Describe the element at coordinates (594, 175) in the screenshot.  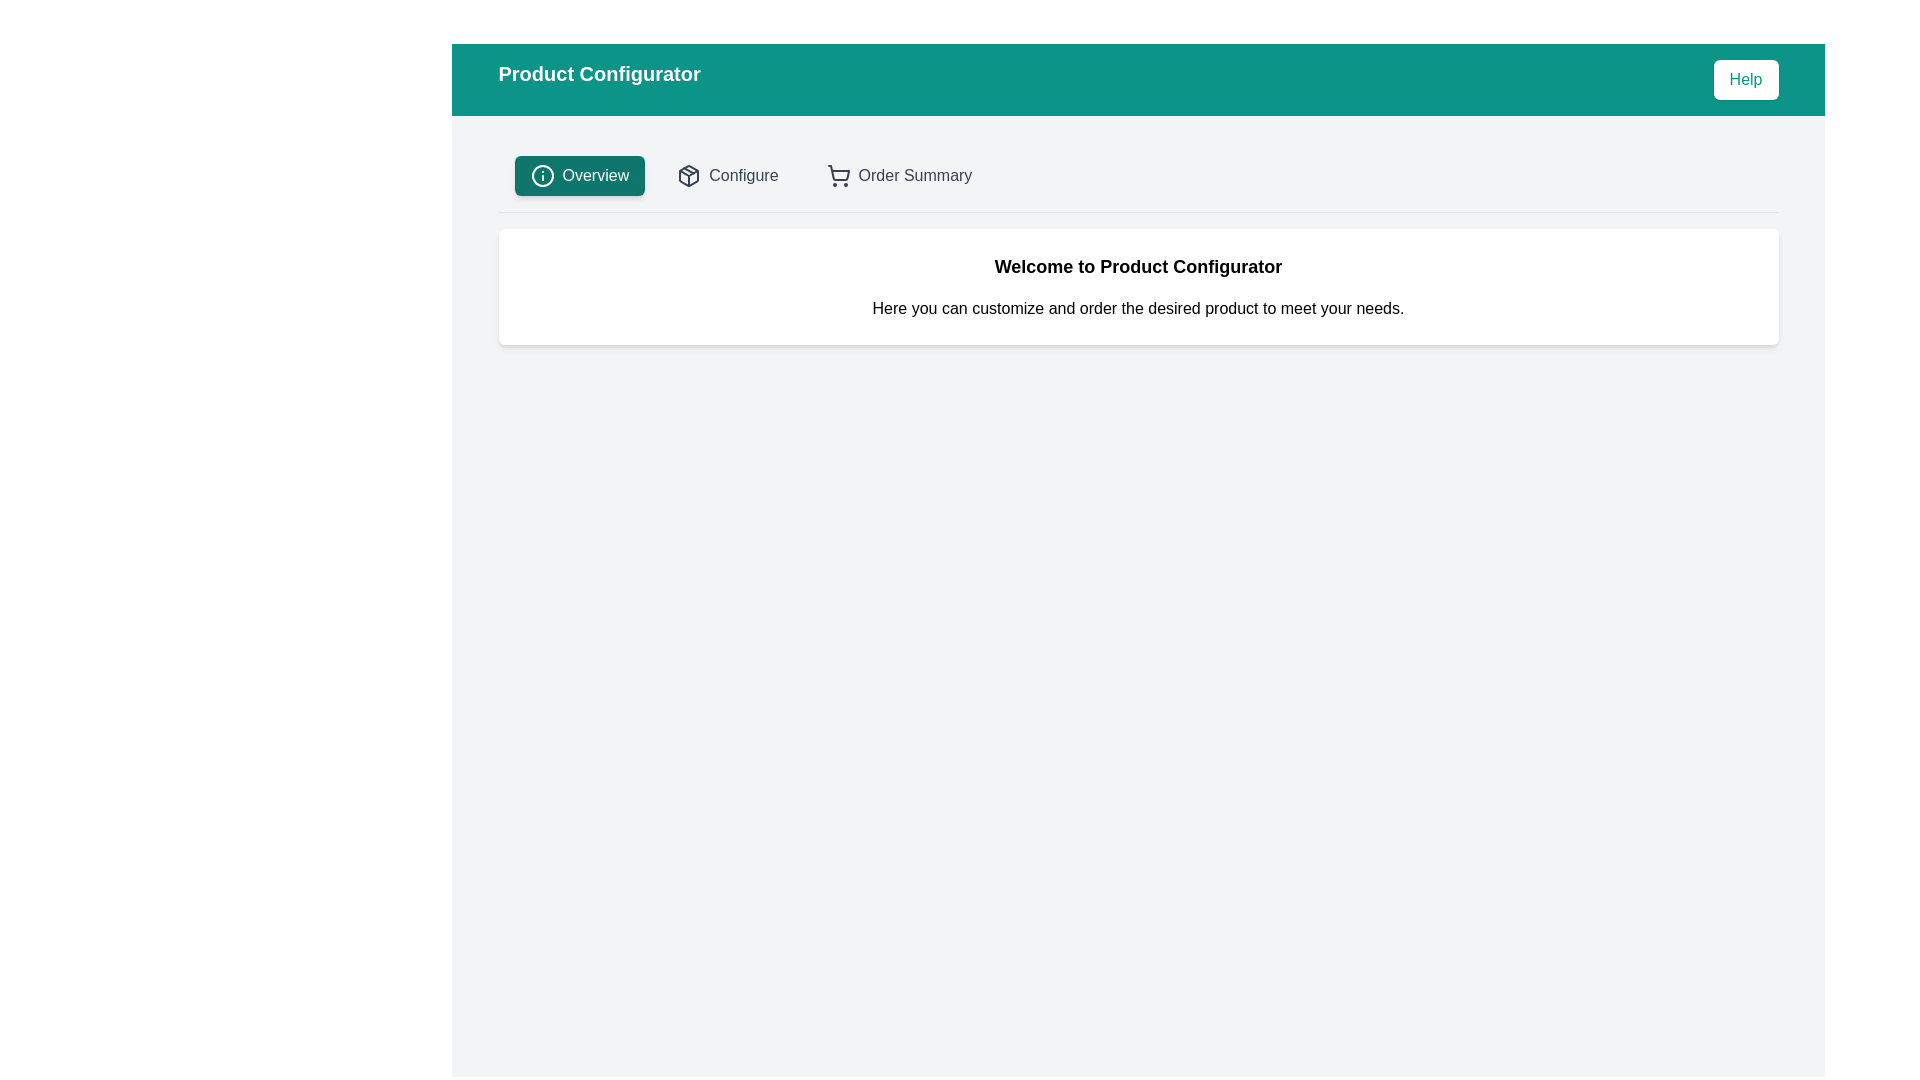
I see `the Menu button located in the navigation menu bar` at that location.